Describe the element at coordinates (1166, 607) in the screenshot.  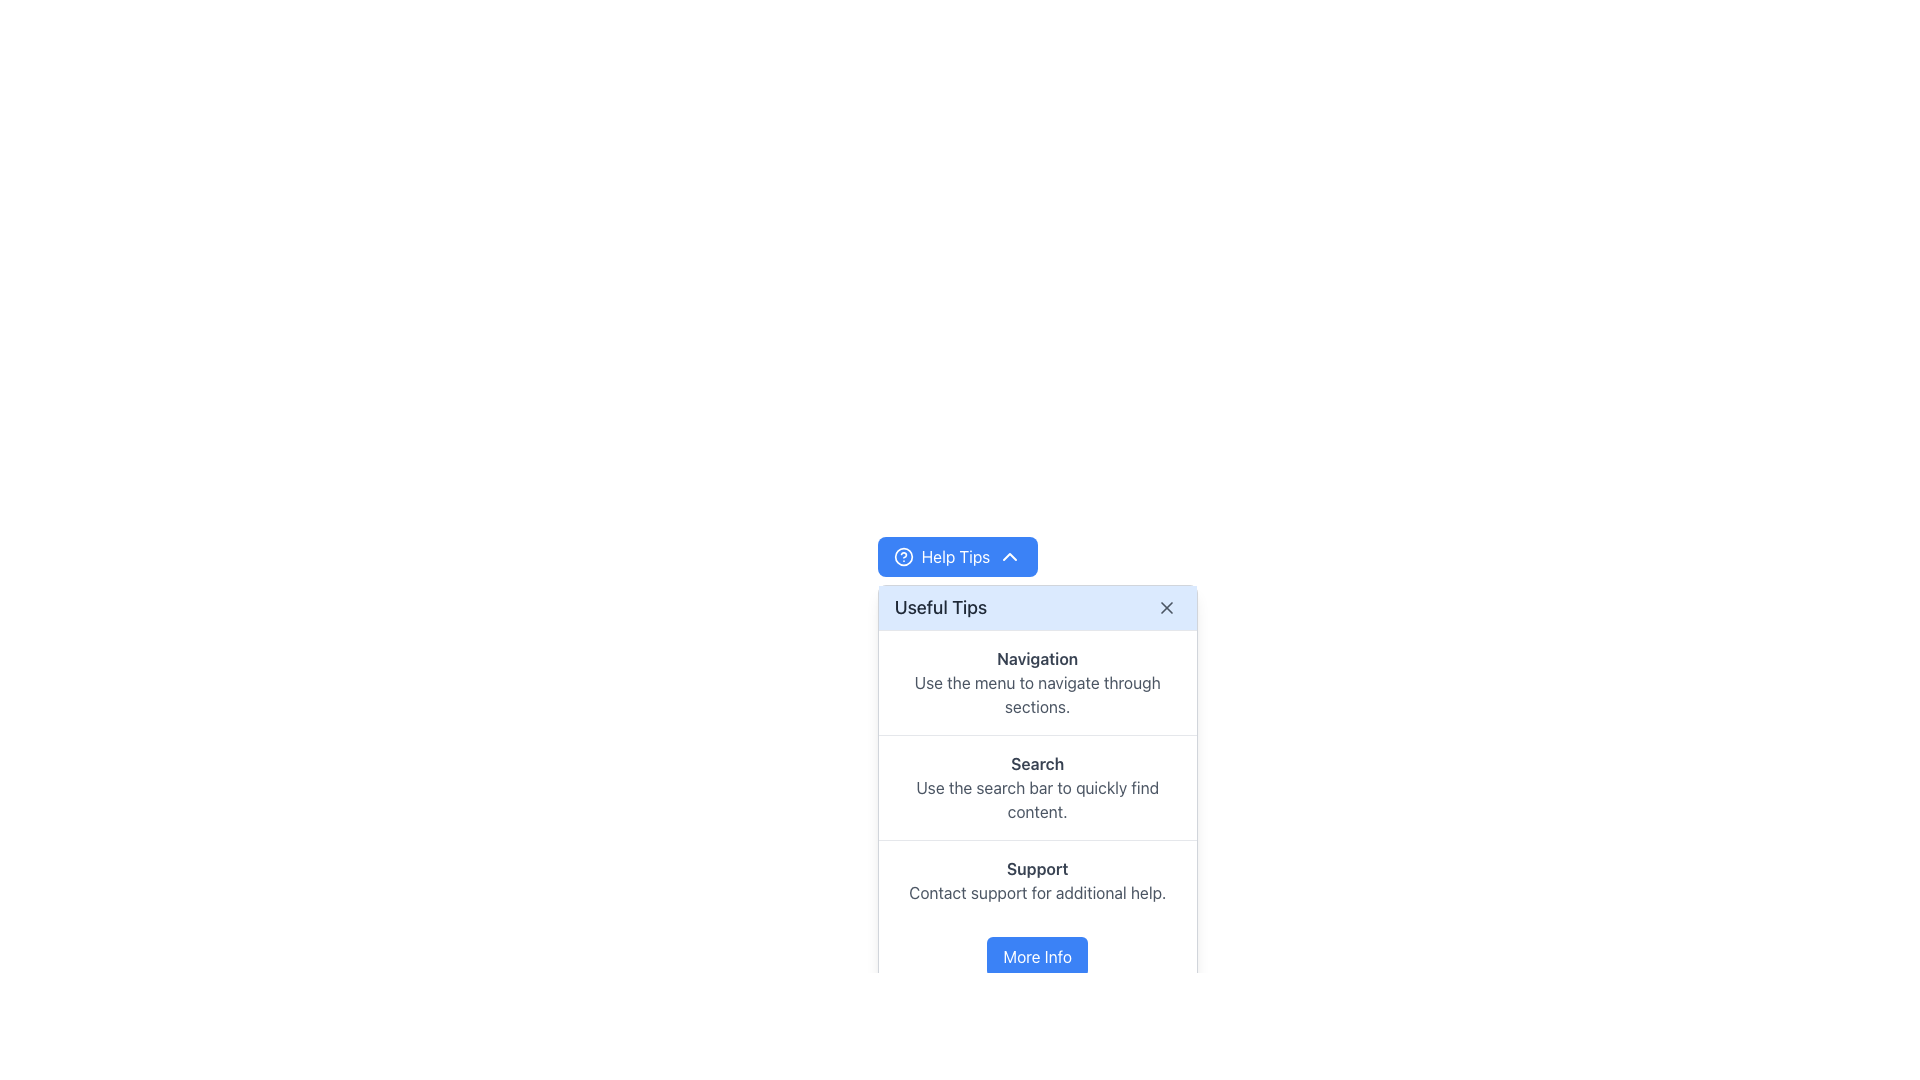
I see `the close button represented by an 'X' icon in gray on a light blue background, located at the top-right corner of the 'Useful Tips' popup header` at that location.